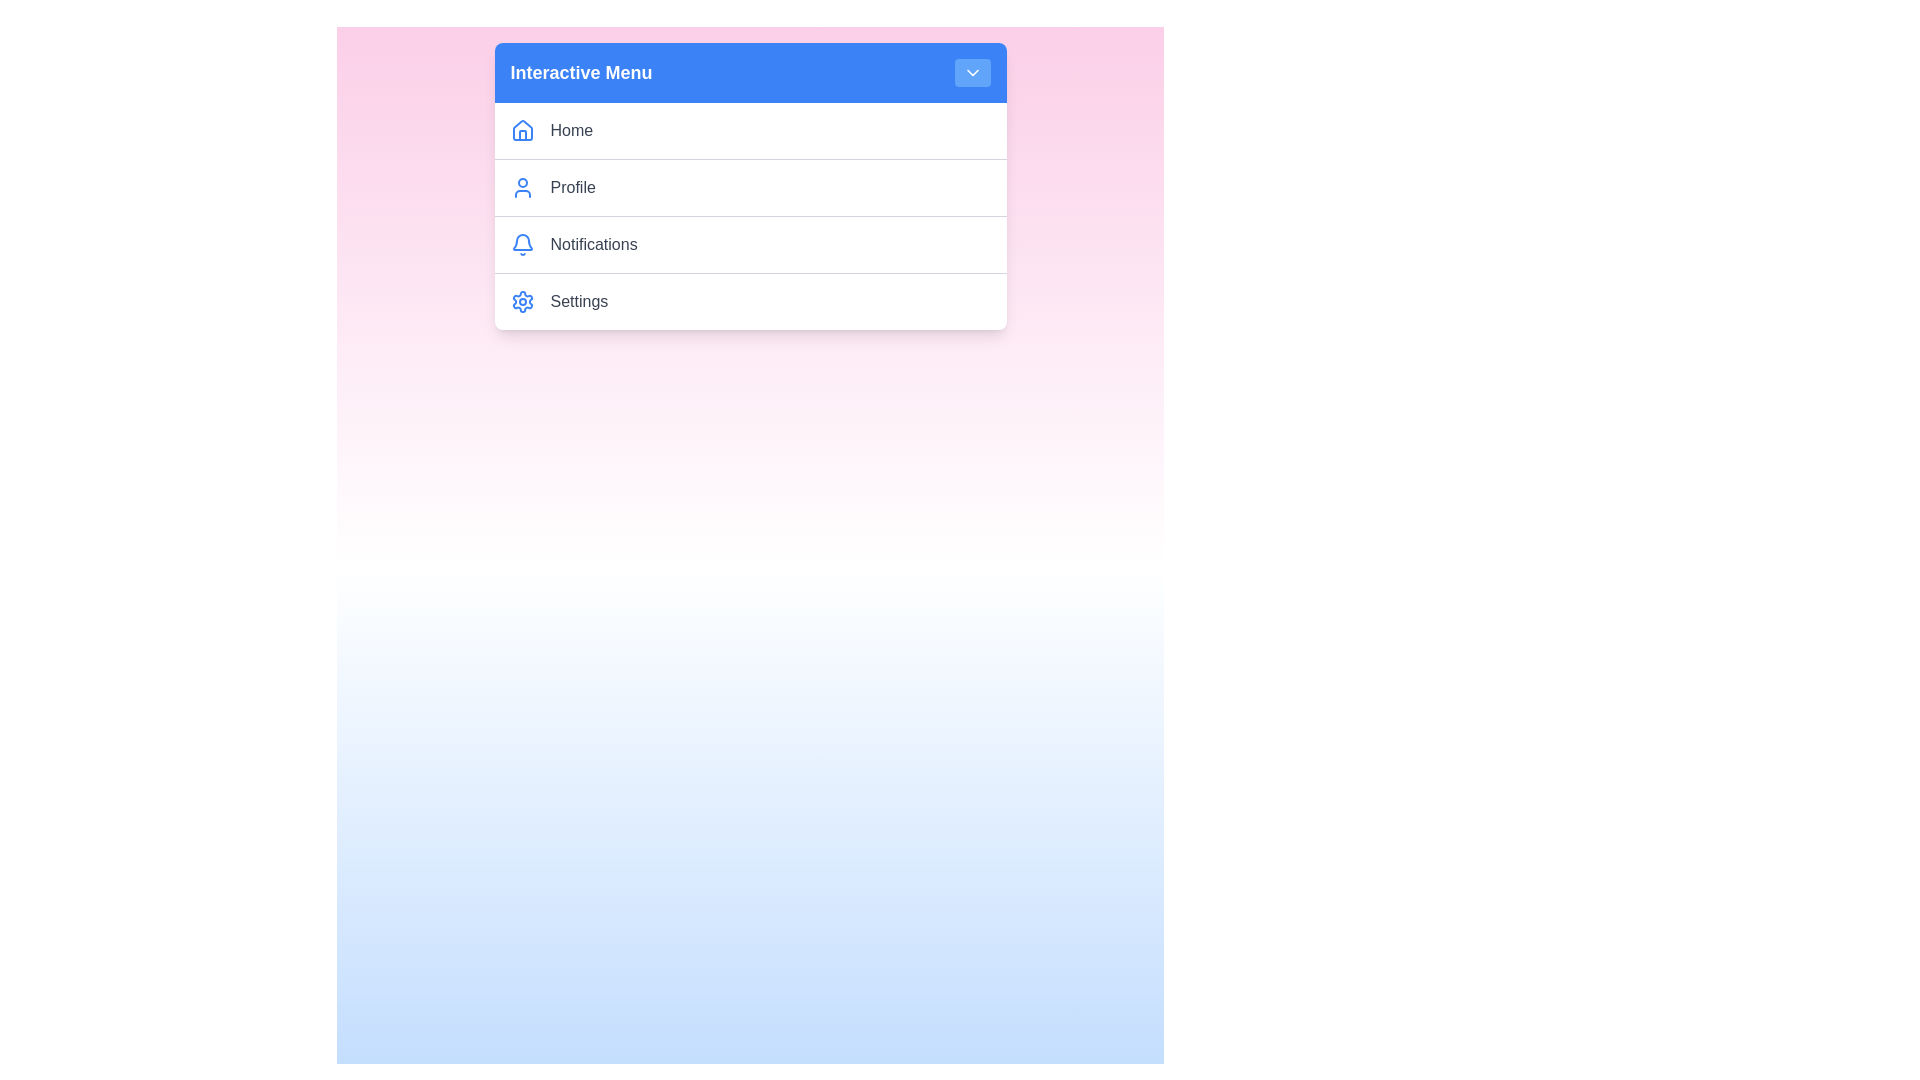  Describe the element at coordinates (972, 72) in the screenshot. I see `toggle button to expand or collapse the menu` at that location.